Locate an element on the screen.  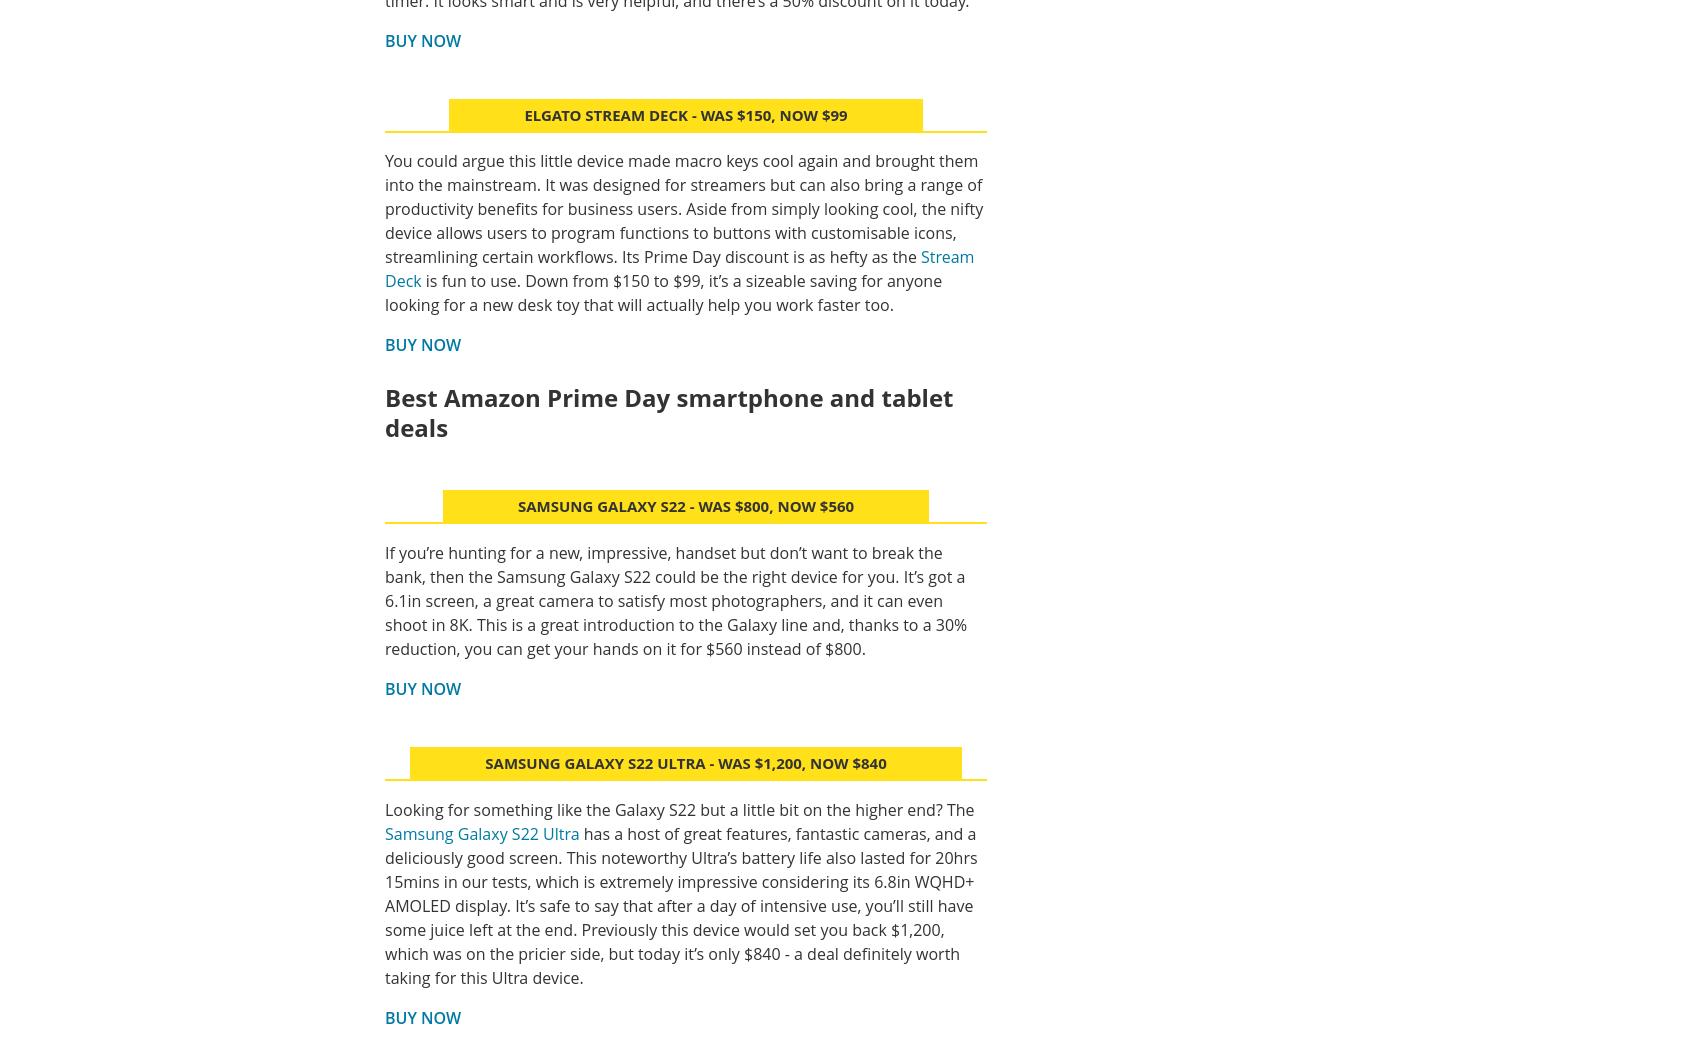
'Samsung Galaxy S22 - Was $800, now $560' is located at coordinates (685, 505).